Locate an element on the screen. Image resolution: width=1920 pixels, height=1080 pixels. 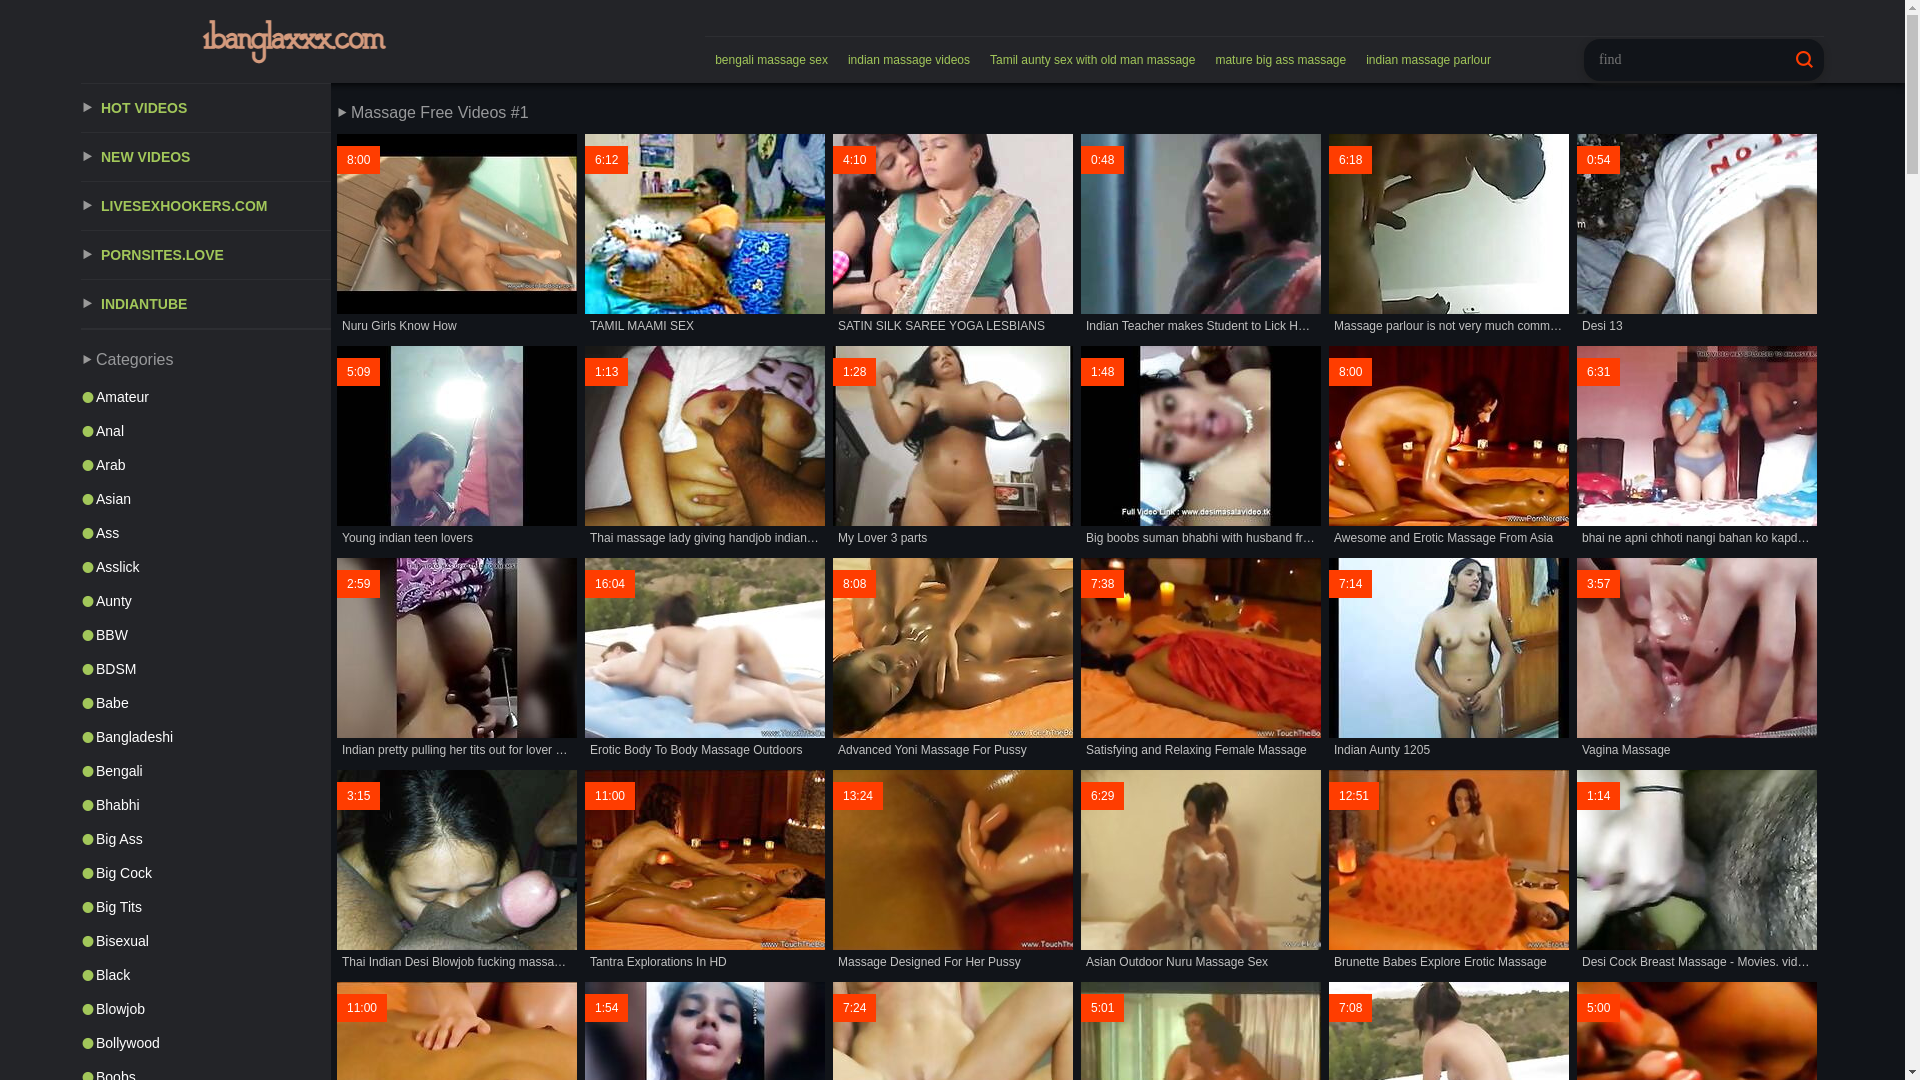
'Aunty' is located at coordinates (80, 600).